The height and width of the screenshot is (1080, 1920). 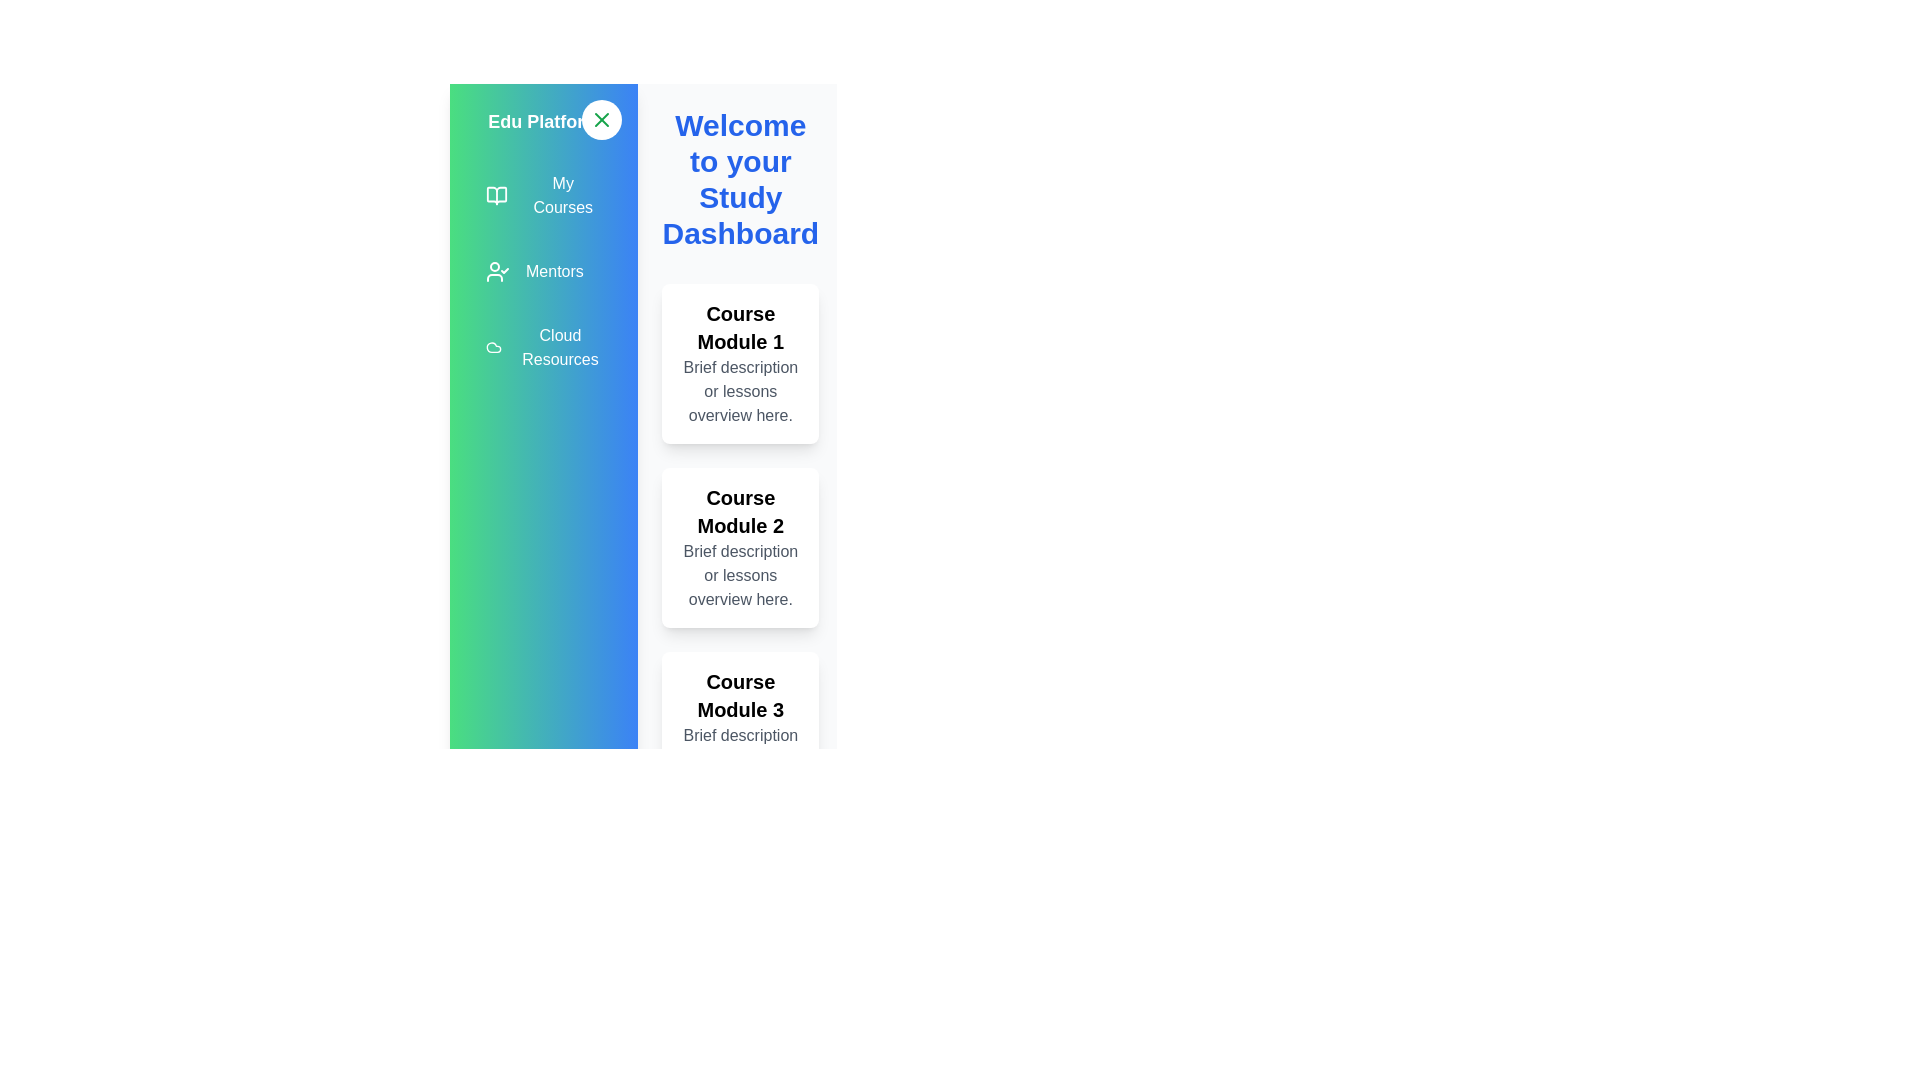 What do you see at coordinates (543, 346) in the screenshot?
I see `the 'Cloud Resources' menu item to navigate to the respective section` at bounding box center [543, 346].